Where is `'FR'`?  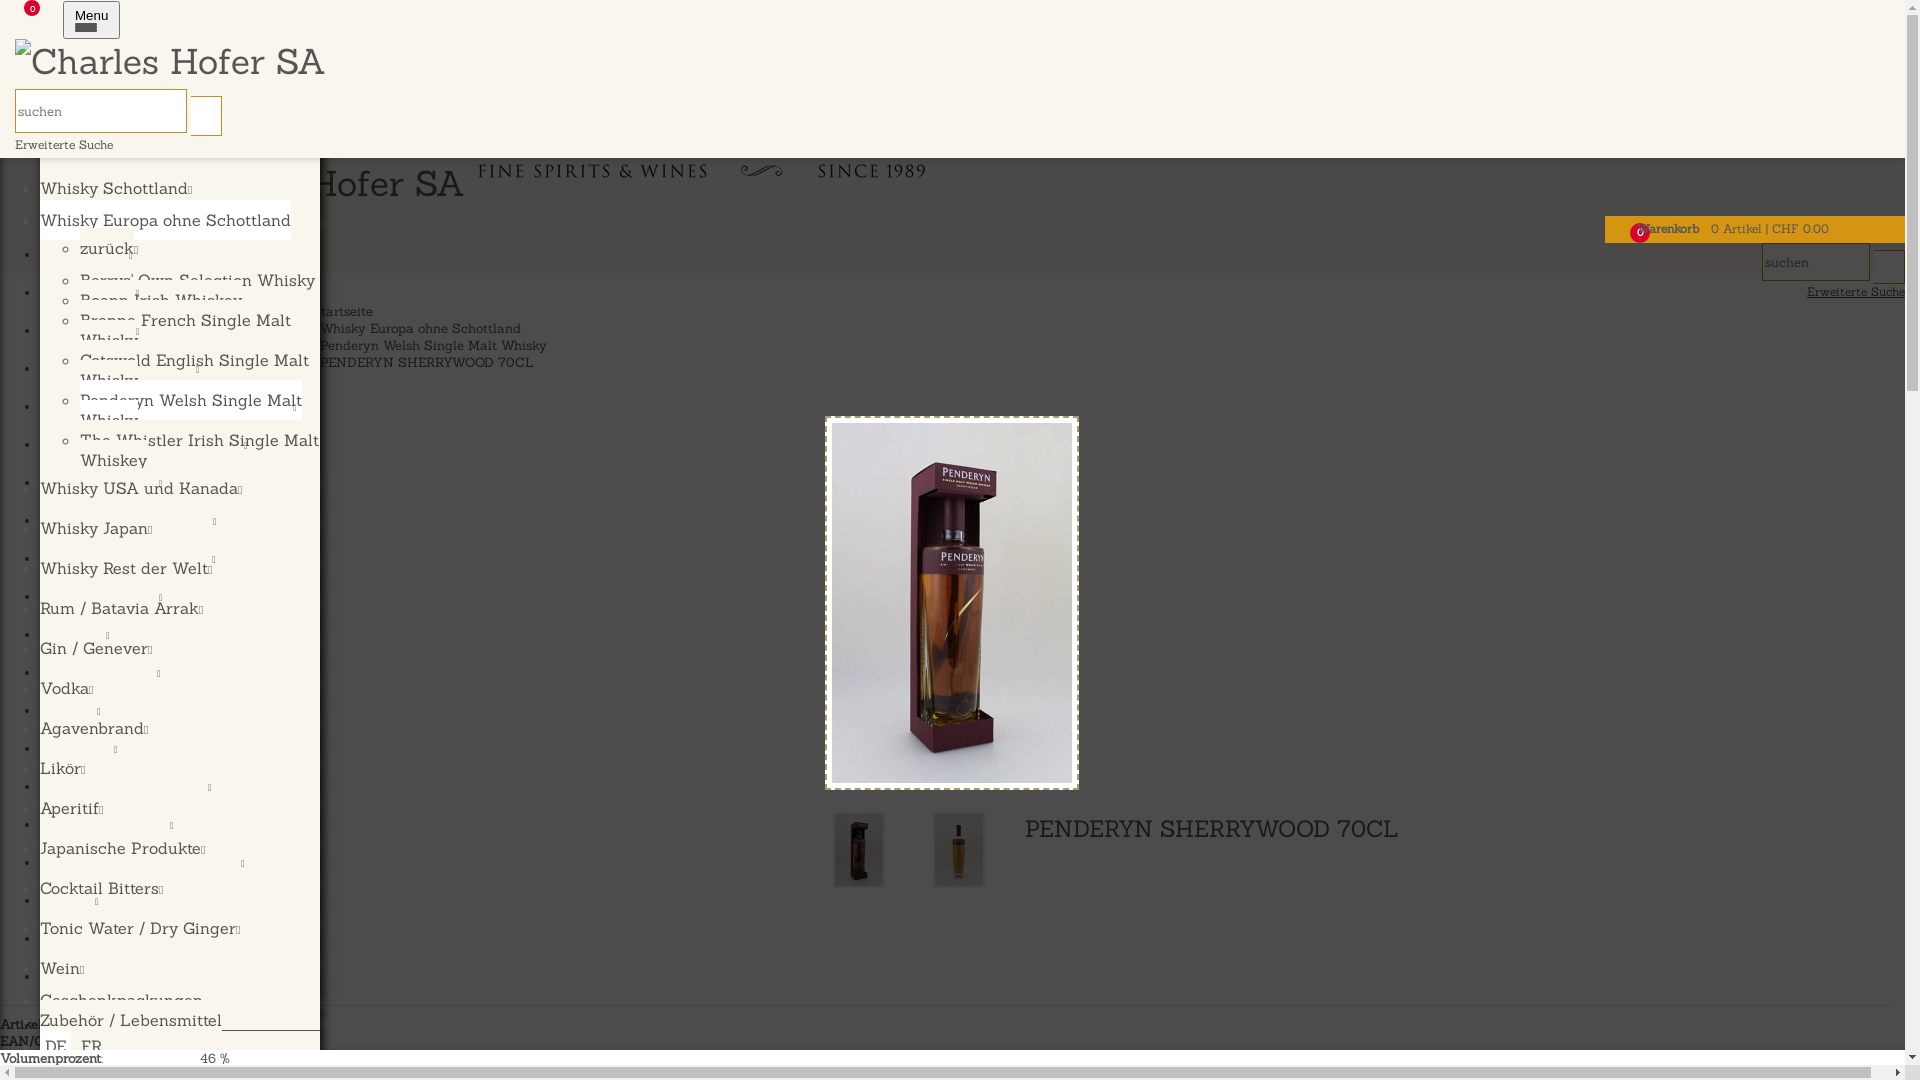 'FR' is located at coordinates (90, 1044).